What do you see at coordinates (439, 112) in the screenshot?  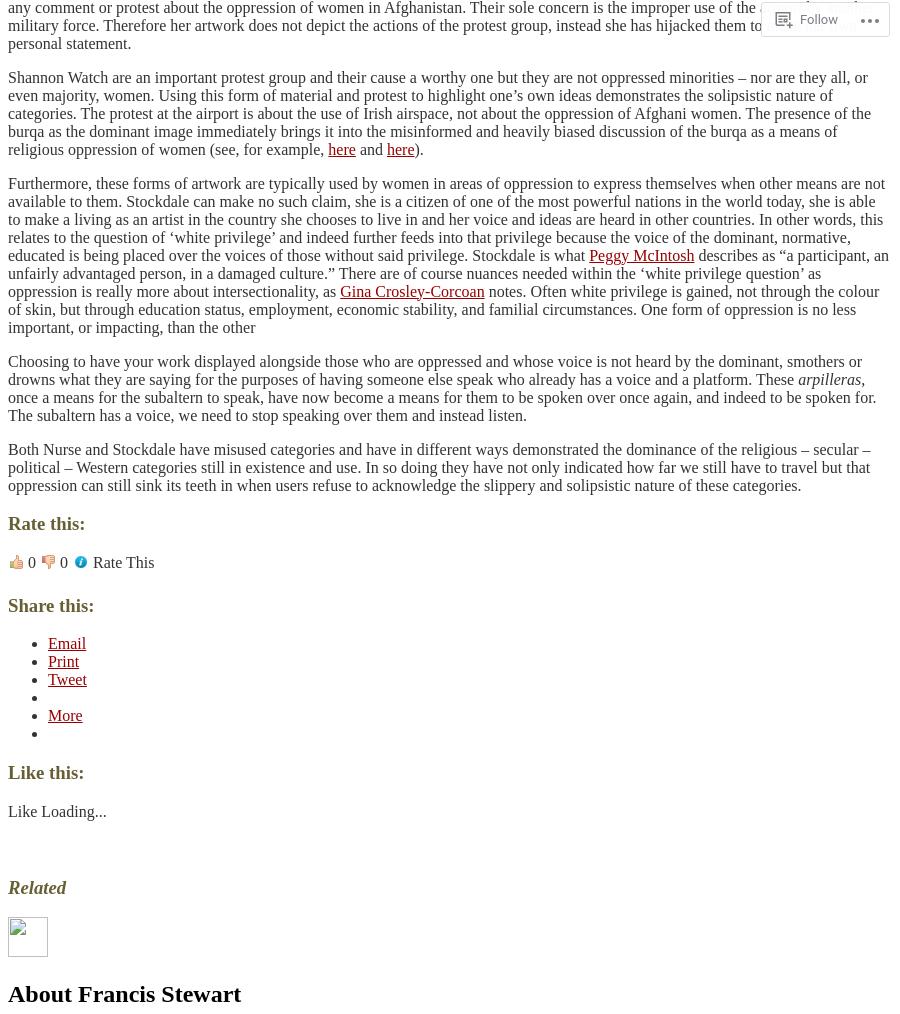 I see `'Shannon Watch are an important protest group and their cause a worthy one but they are not oppressed minorities – nor are they all, or even majority, women. Using this form of material and protest to highlight one’s own ideas demonstrates the solipsistic nature of categories. The protest at the airport is about the use of Irish airspace, not about the oppression of Afghani women. The presence of the burqa as the dominant image immediately brings it into the misinformed and heavily biased discussion of the burqa as a means of religious oppression of women (see, for example,'` at bounding box center [439, 112].